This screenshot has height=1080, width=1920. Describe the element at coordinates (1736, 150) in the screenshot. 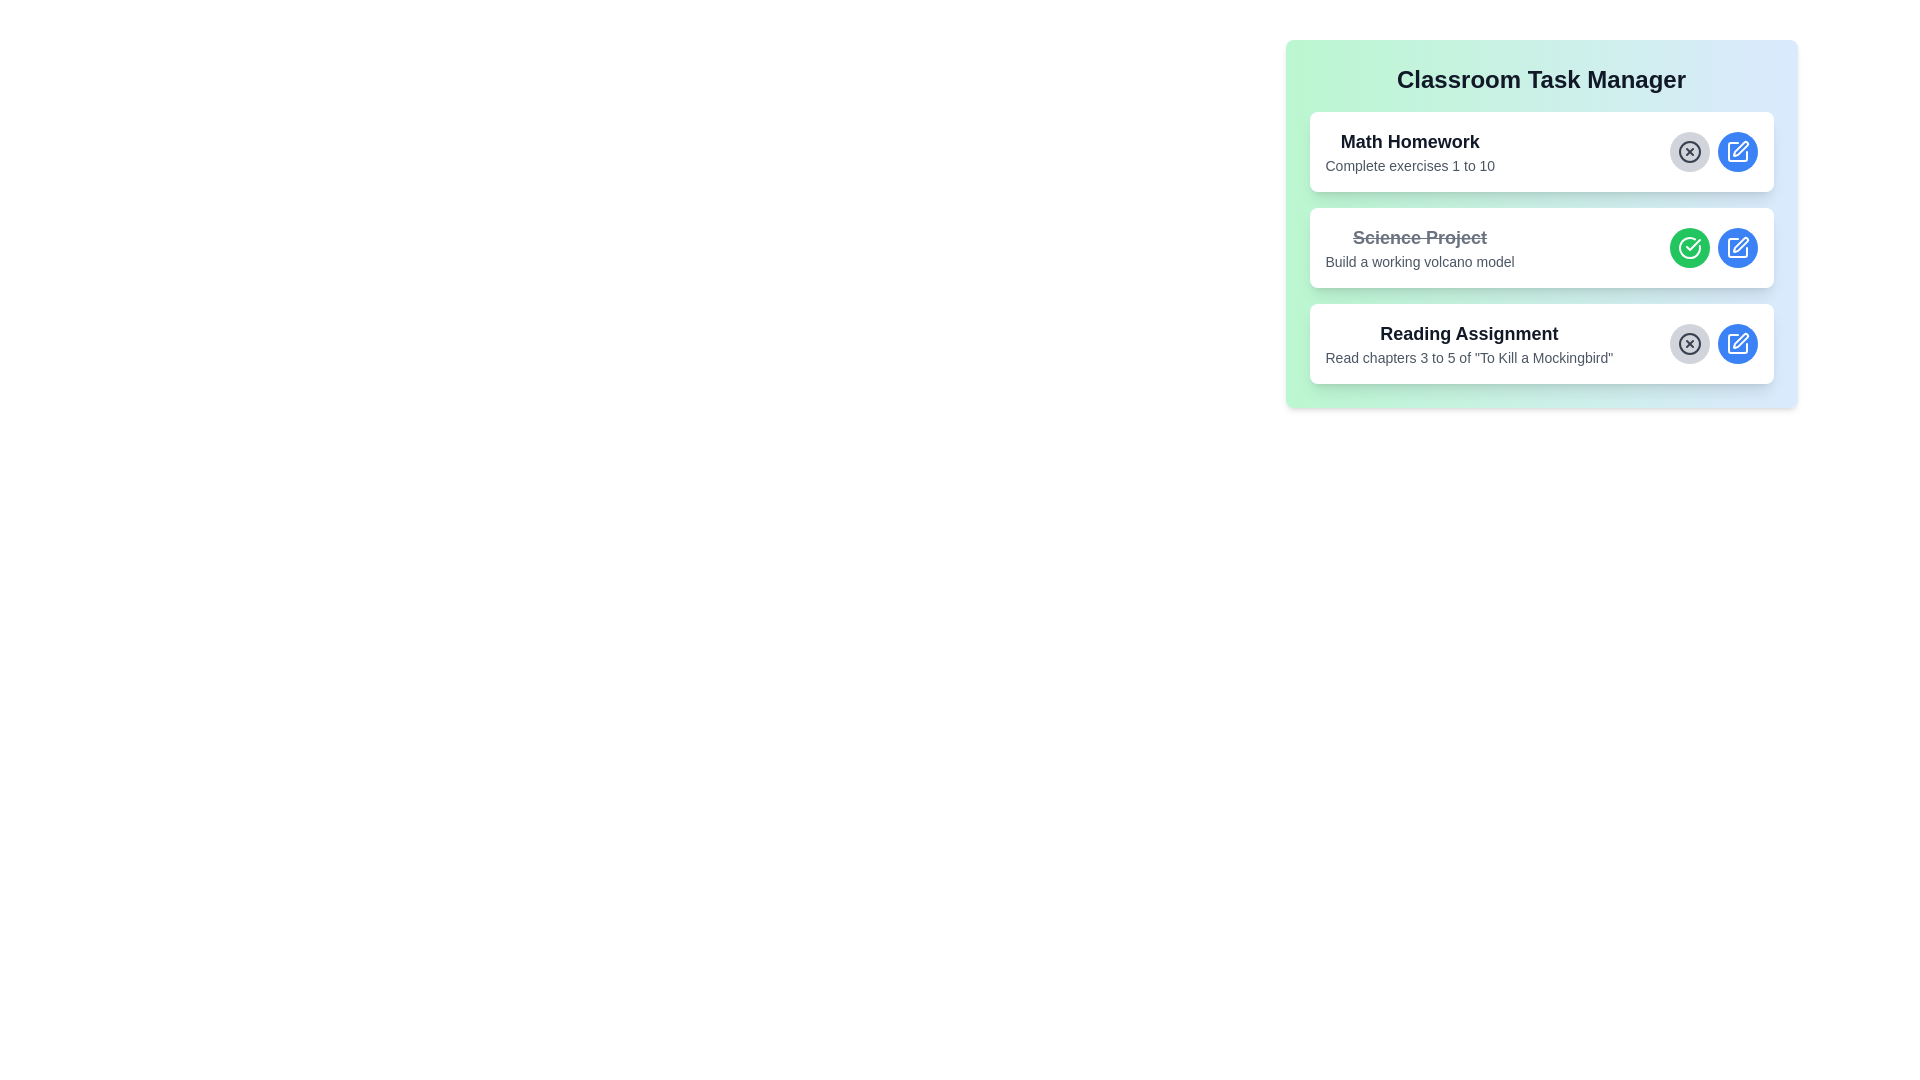

I see `edit button for the task with the title Math Homework` at that location.